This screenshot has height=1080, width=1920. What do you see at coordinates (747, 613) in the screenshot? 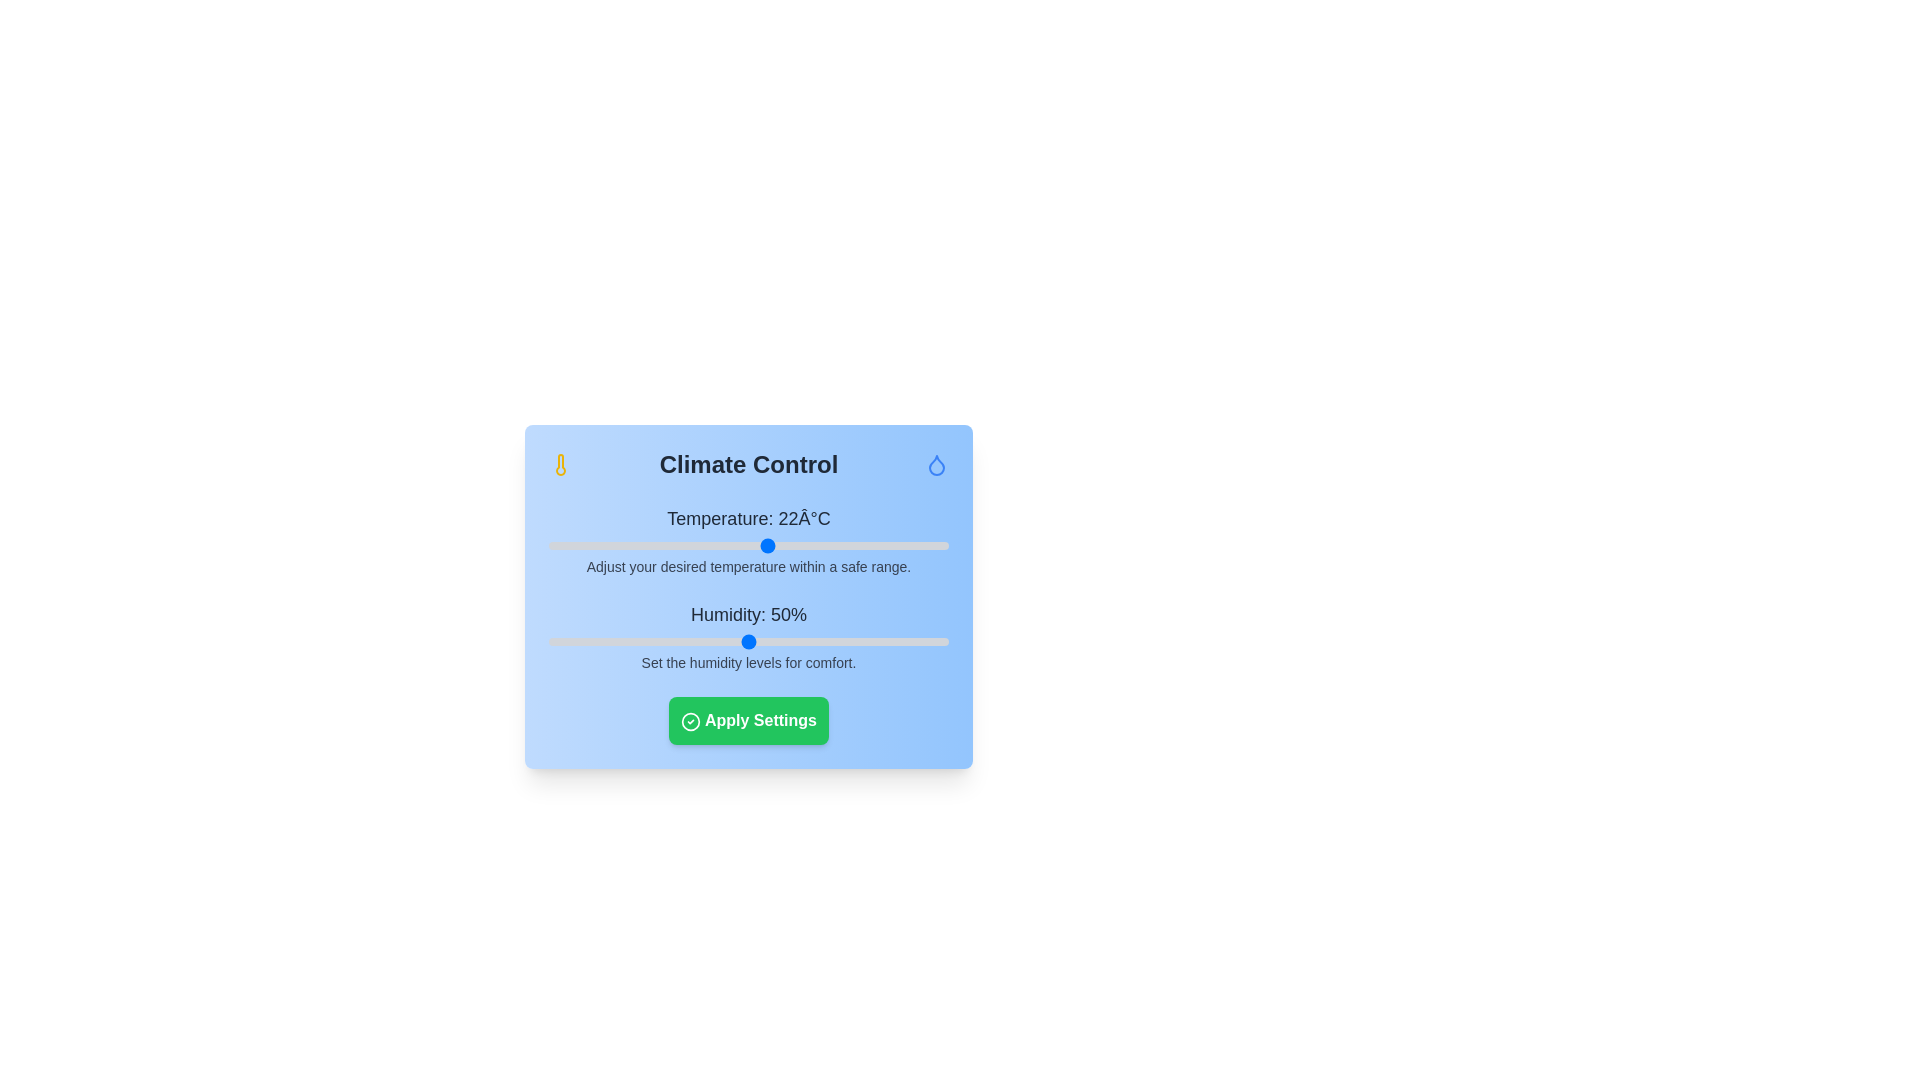
I see `the 'Humidity: 50%' label text to potentially reveal tooltips` at bounding box center [747, 613].